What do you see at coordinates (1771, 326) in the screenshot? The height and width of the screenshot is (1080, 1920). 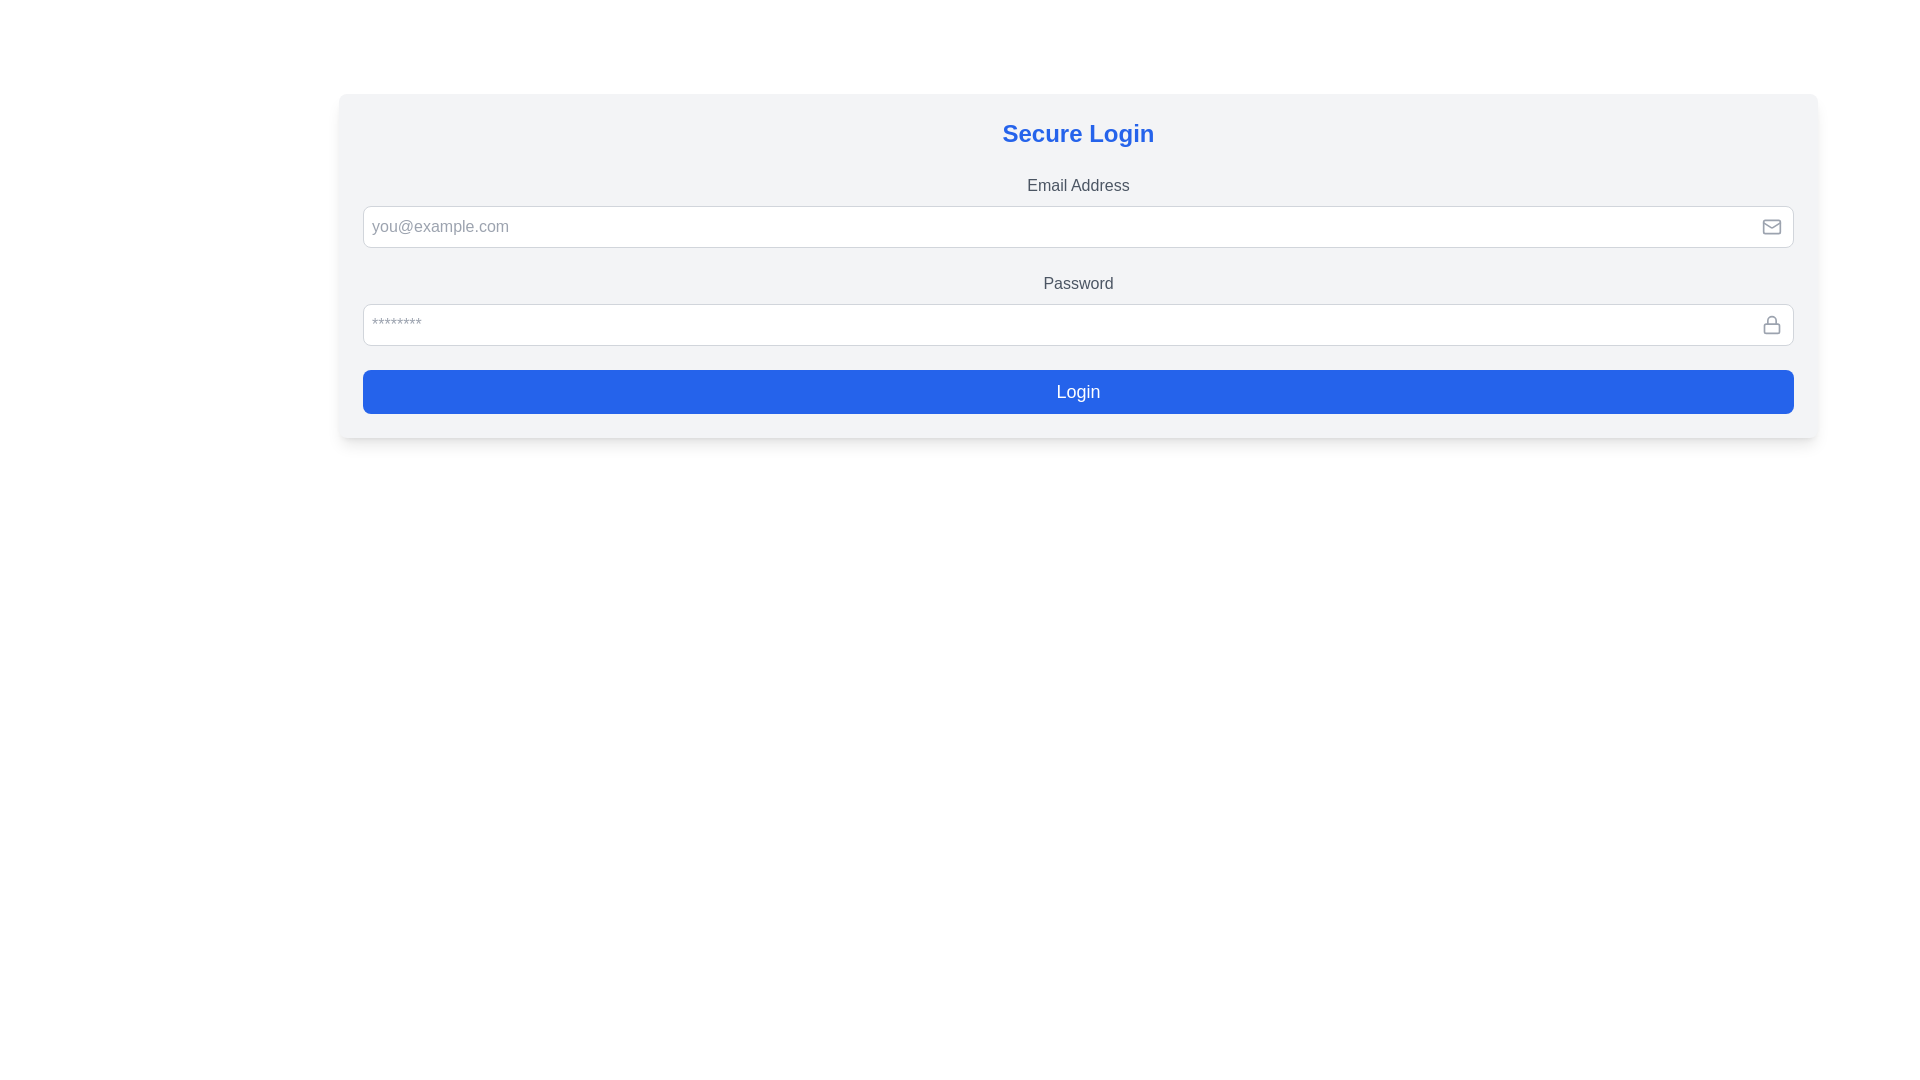 I see `the small rounded rectangle that forms the body of the lock icon, located towards the right-hand side of the password input field` at bounding box center [1771, 326].